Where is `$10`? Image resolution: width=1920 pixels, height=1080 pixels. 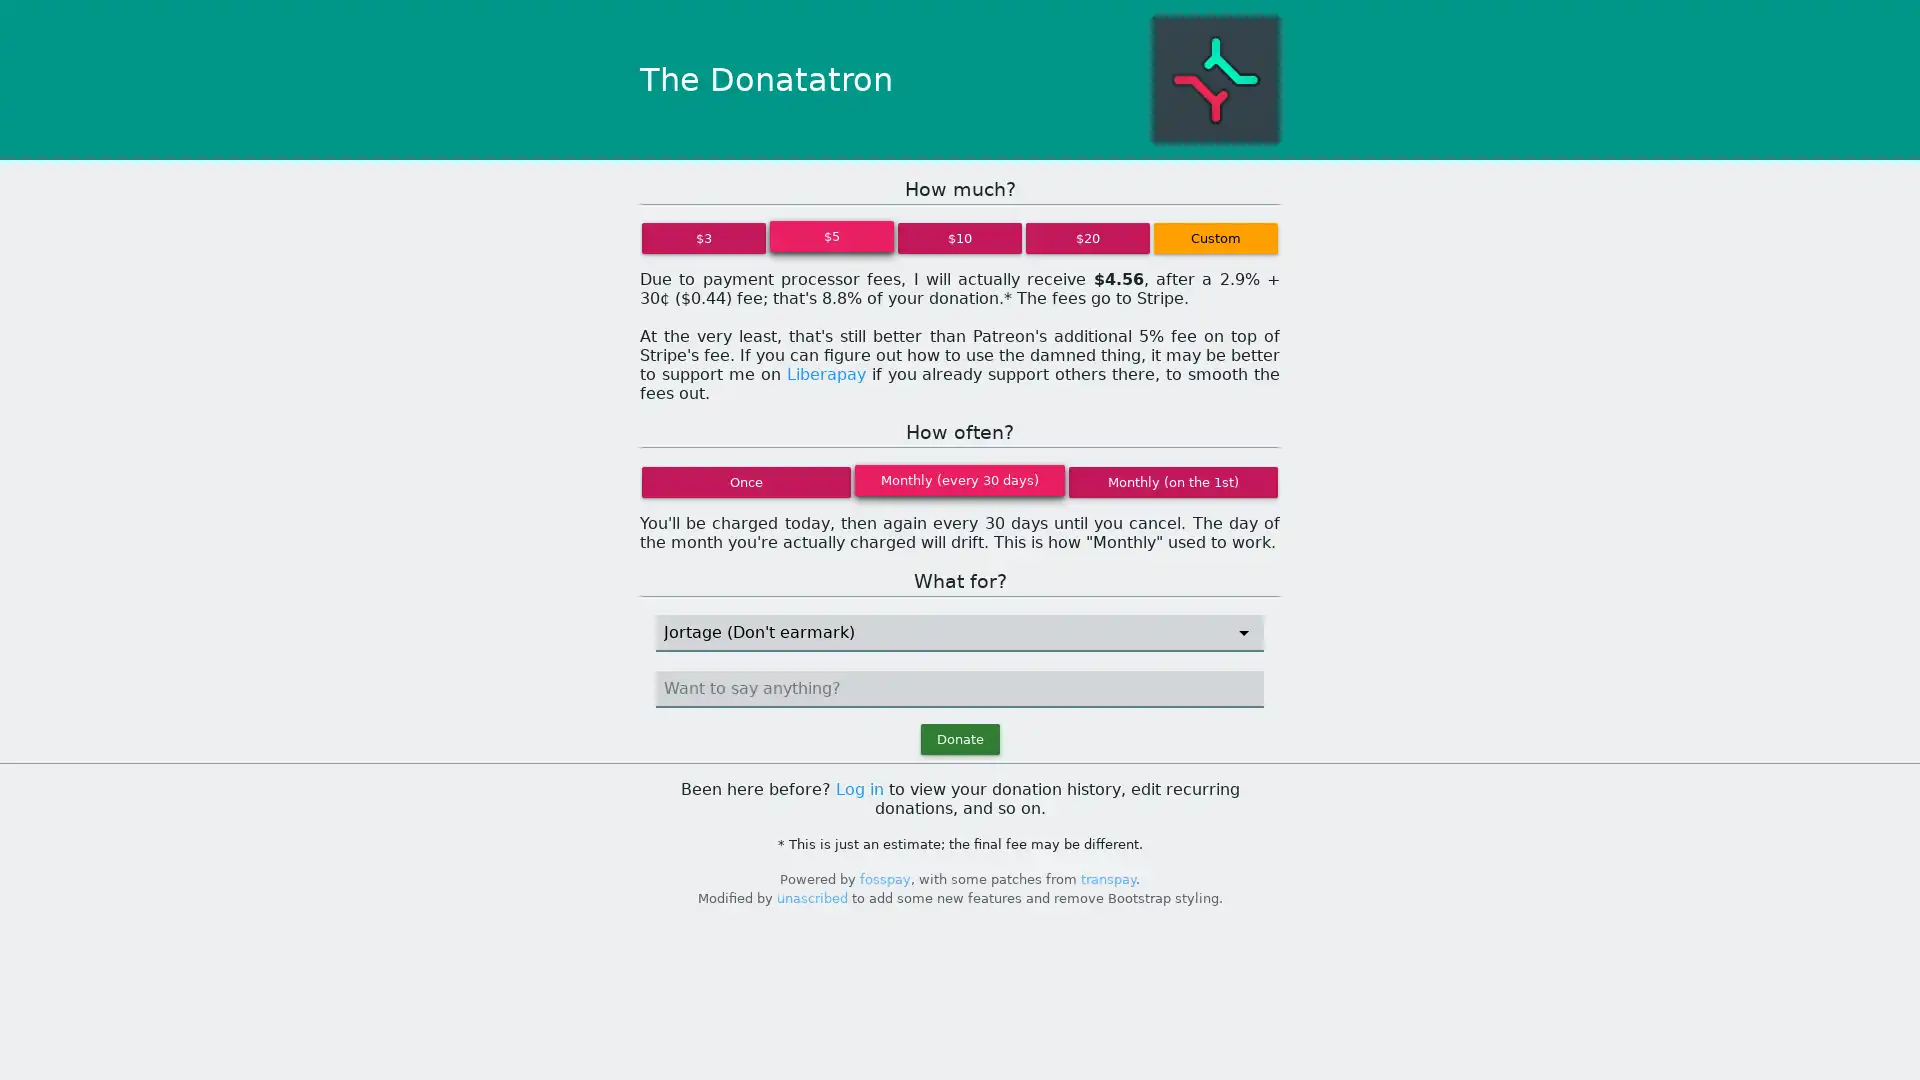
$10 is located at coordinates (960, 237).